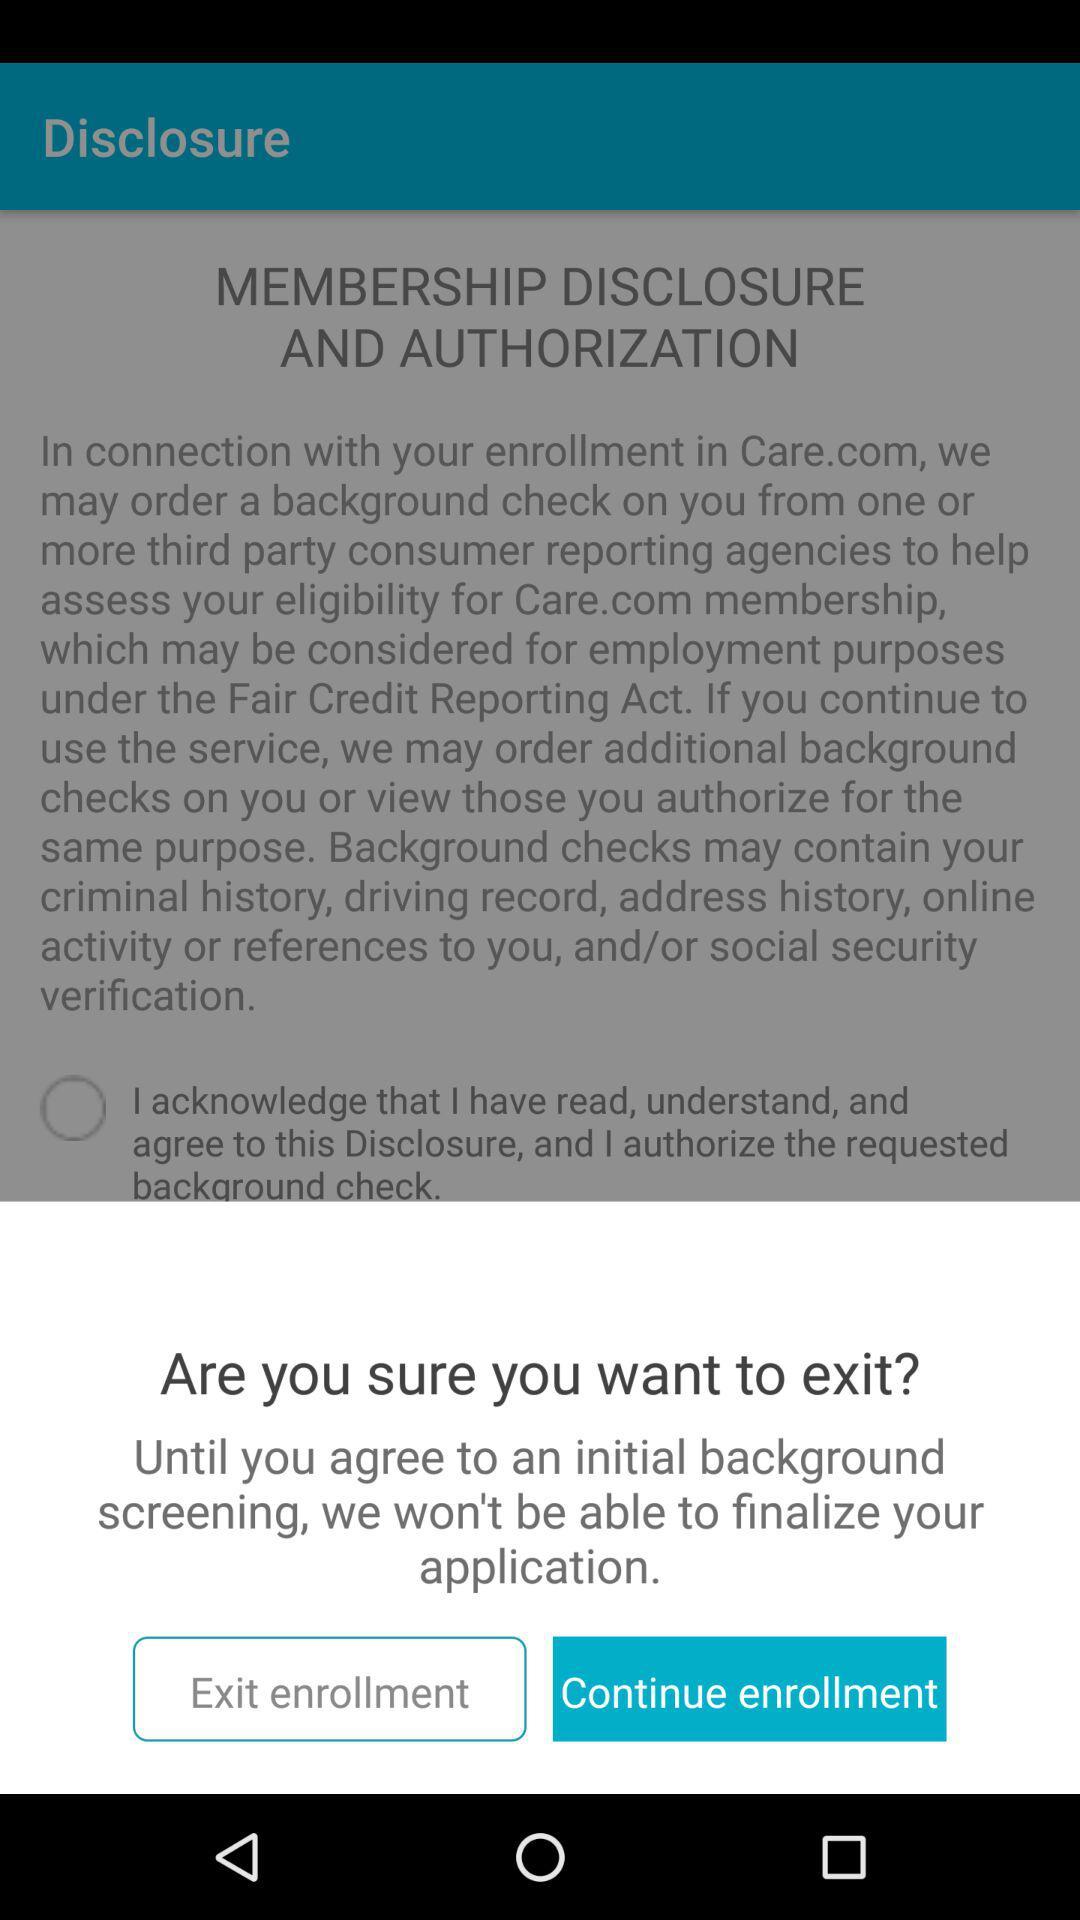 The image size is (1080, 1920). Describe the element at coordinates (749, 1688) in the screenshot. I see `the item to the right of exit enrollment` at that location.